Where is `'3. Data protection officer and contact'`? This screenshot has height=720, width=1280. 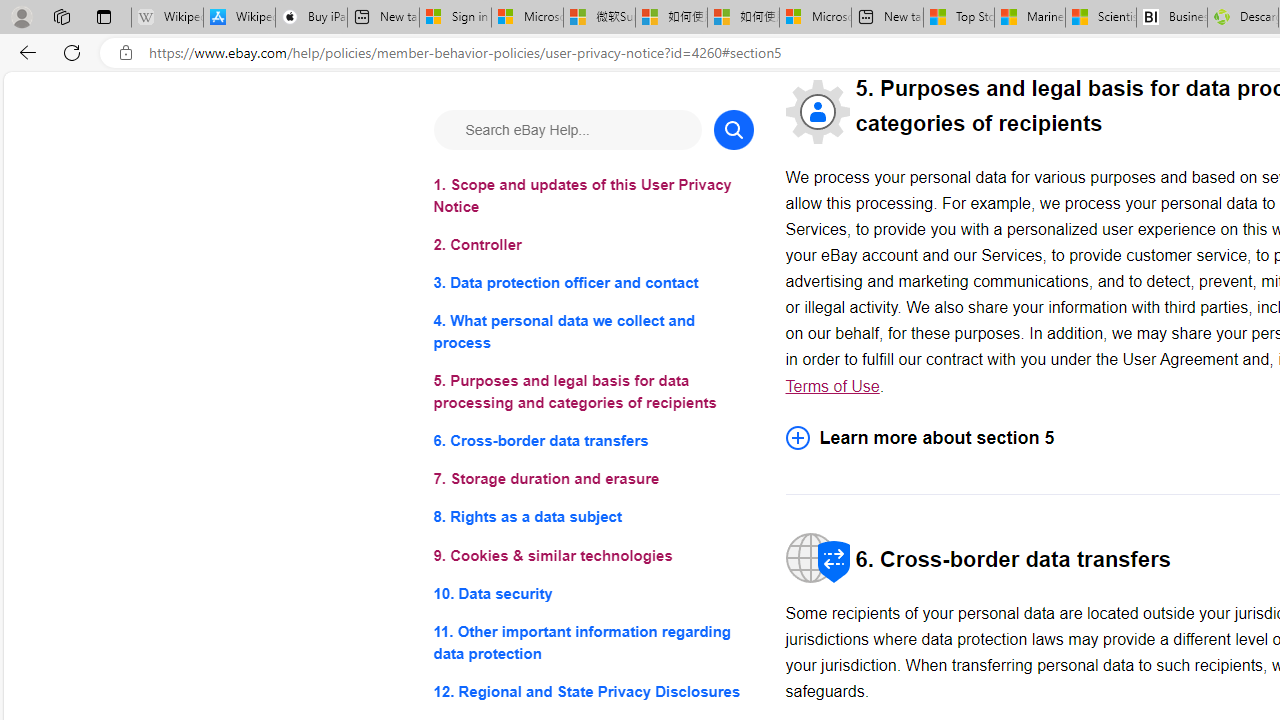
'3. Data protection officer and contact' is located at coordinates (592, 283).